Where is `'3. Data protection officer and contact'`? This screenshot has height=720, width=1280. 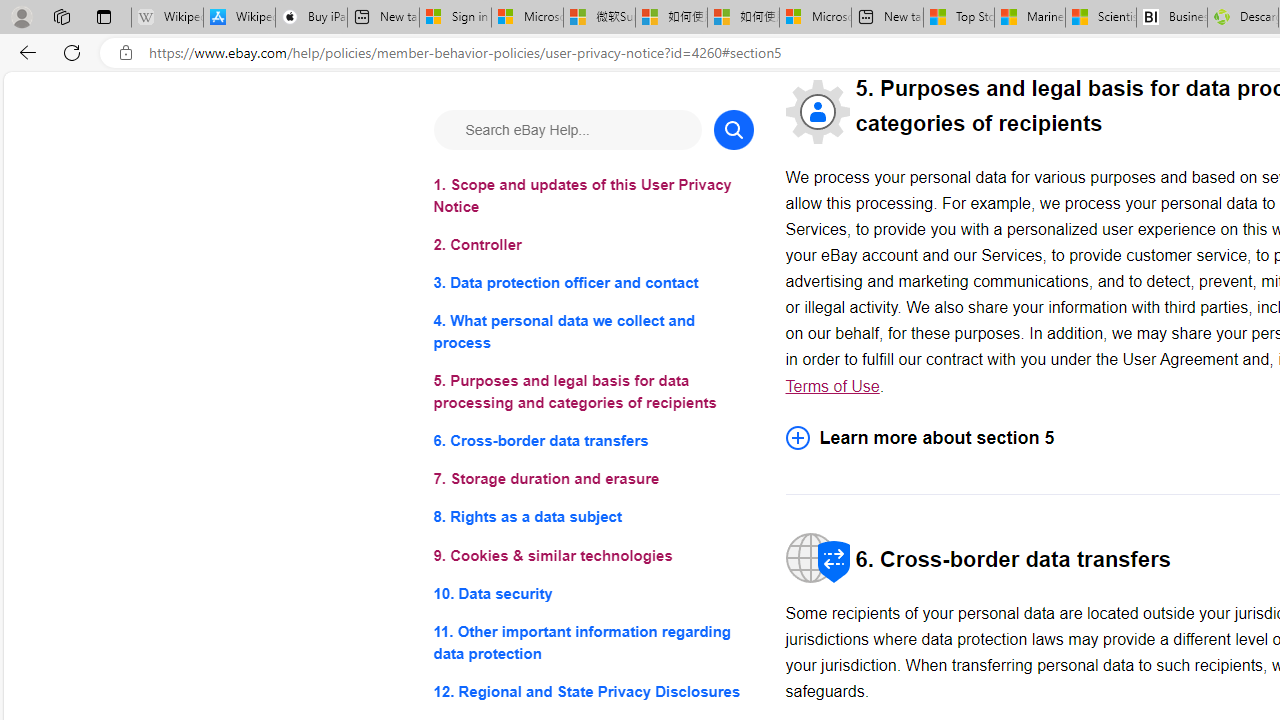
'3. Data protection officer and contact' is located at coordinates (592, 283).